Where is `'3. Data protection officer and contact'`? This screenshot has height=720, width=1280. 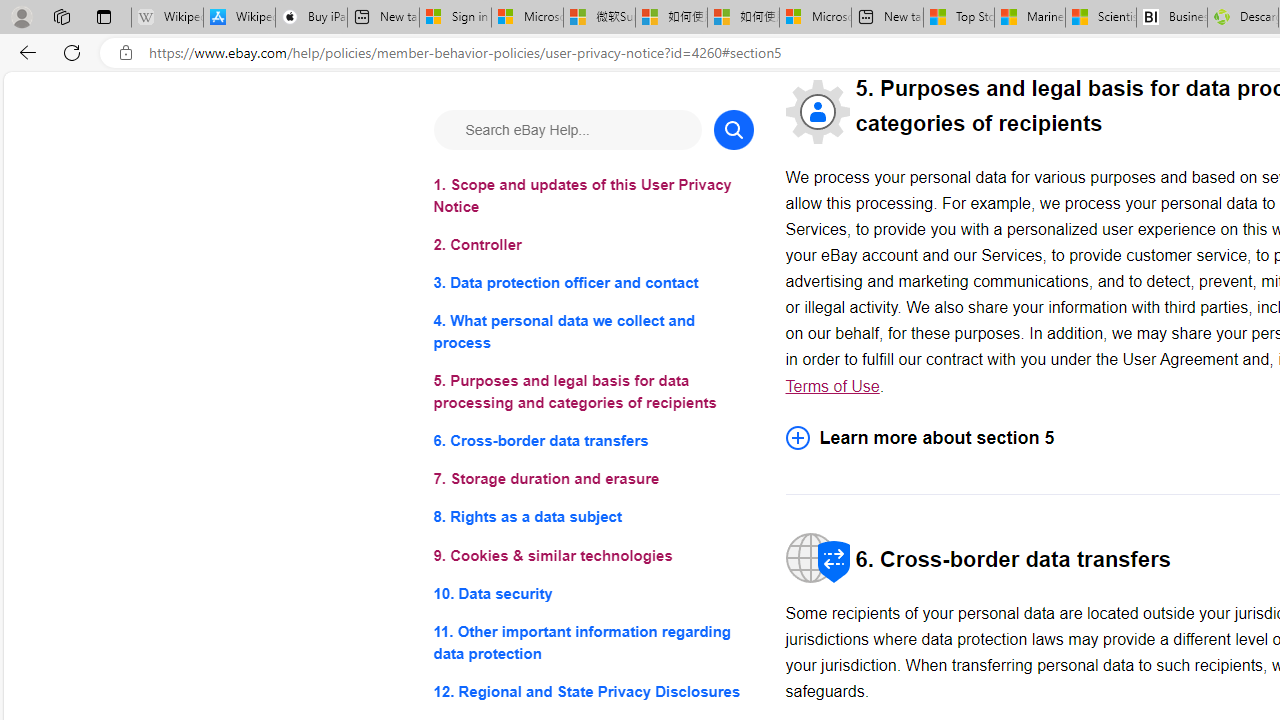
'3. Data protection officer and contact' is located at coordinates (592, 283).